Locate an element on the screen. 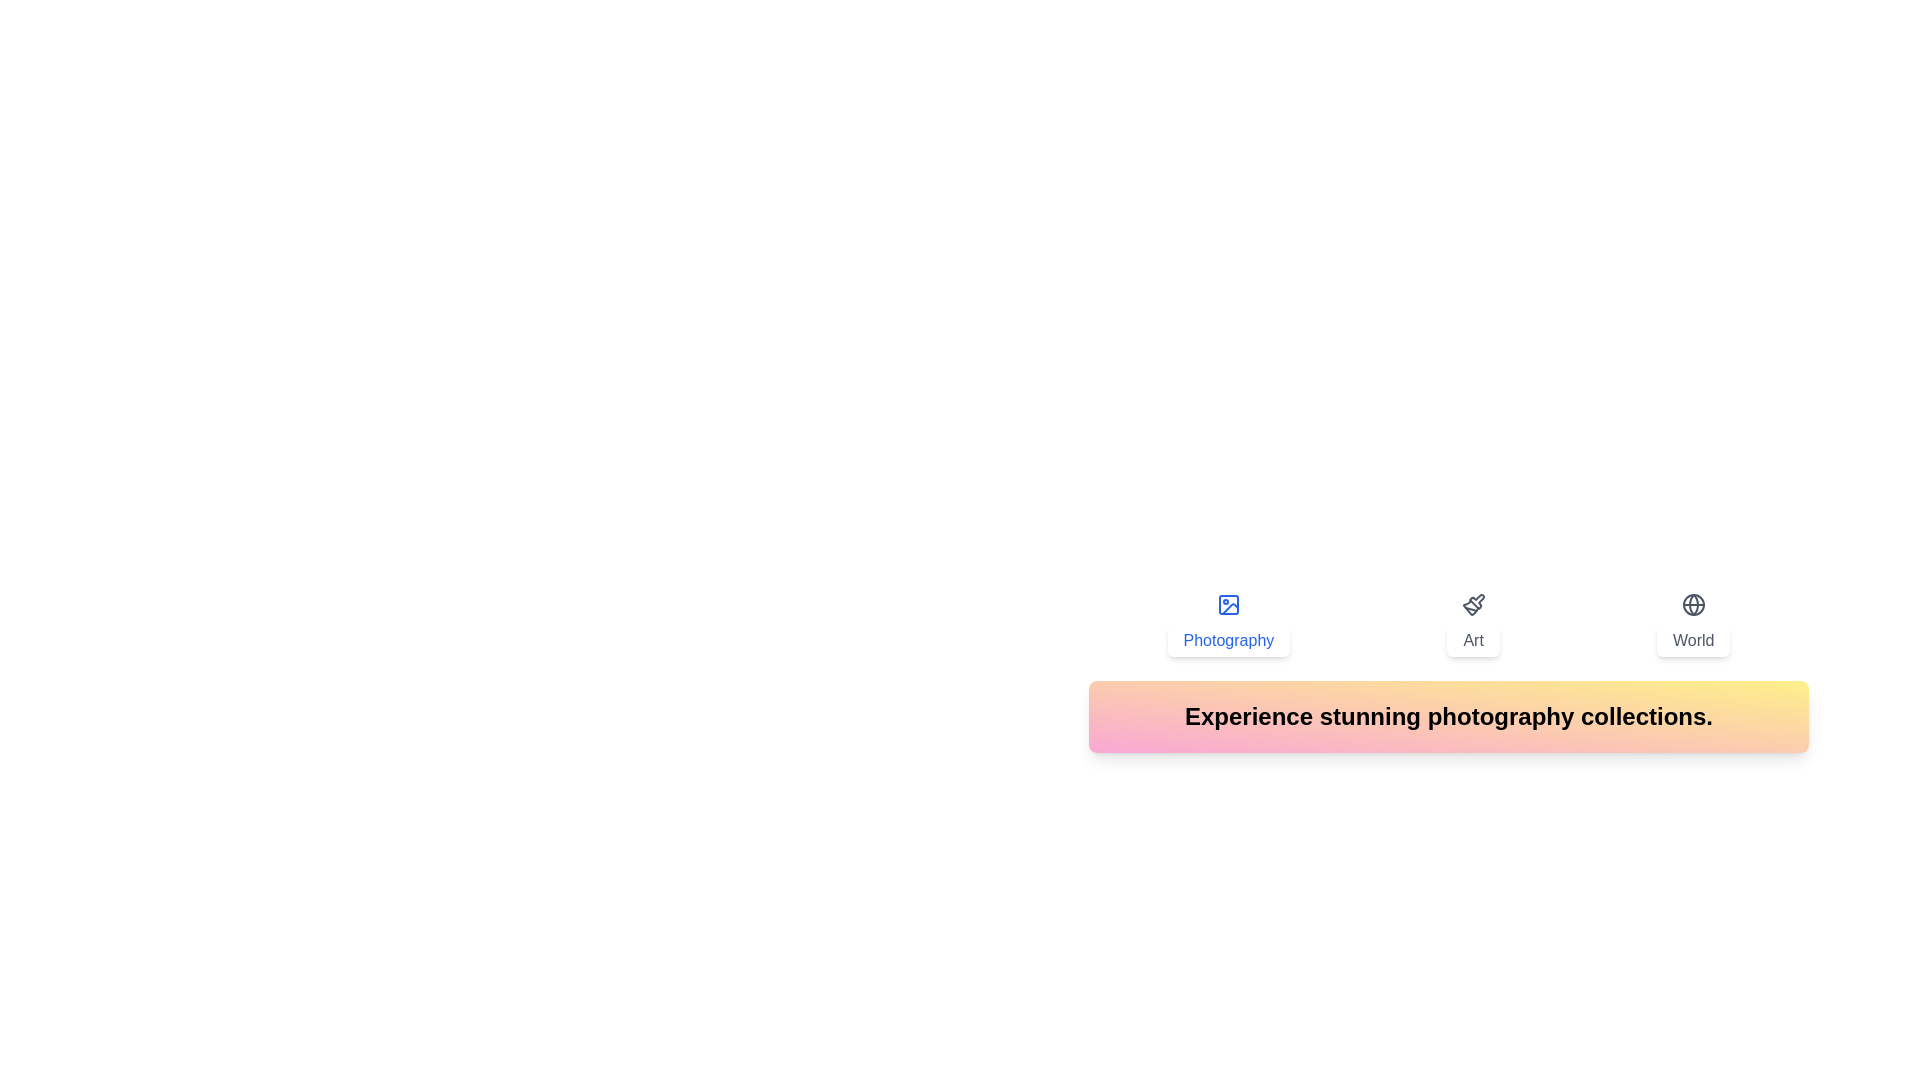 The width and height of the screenshot is (1920, 1080). the tab labeled World is located at coordinates (1692, 623).